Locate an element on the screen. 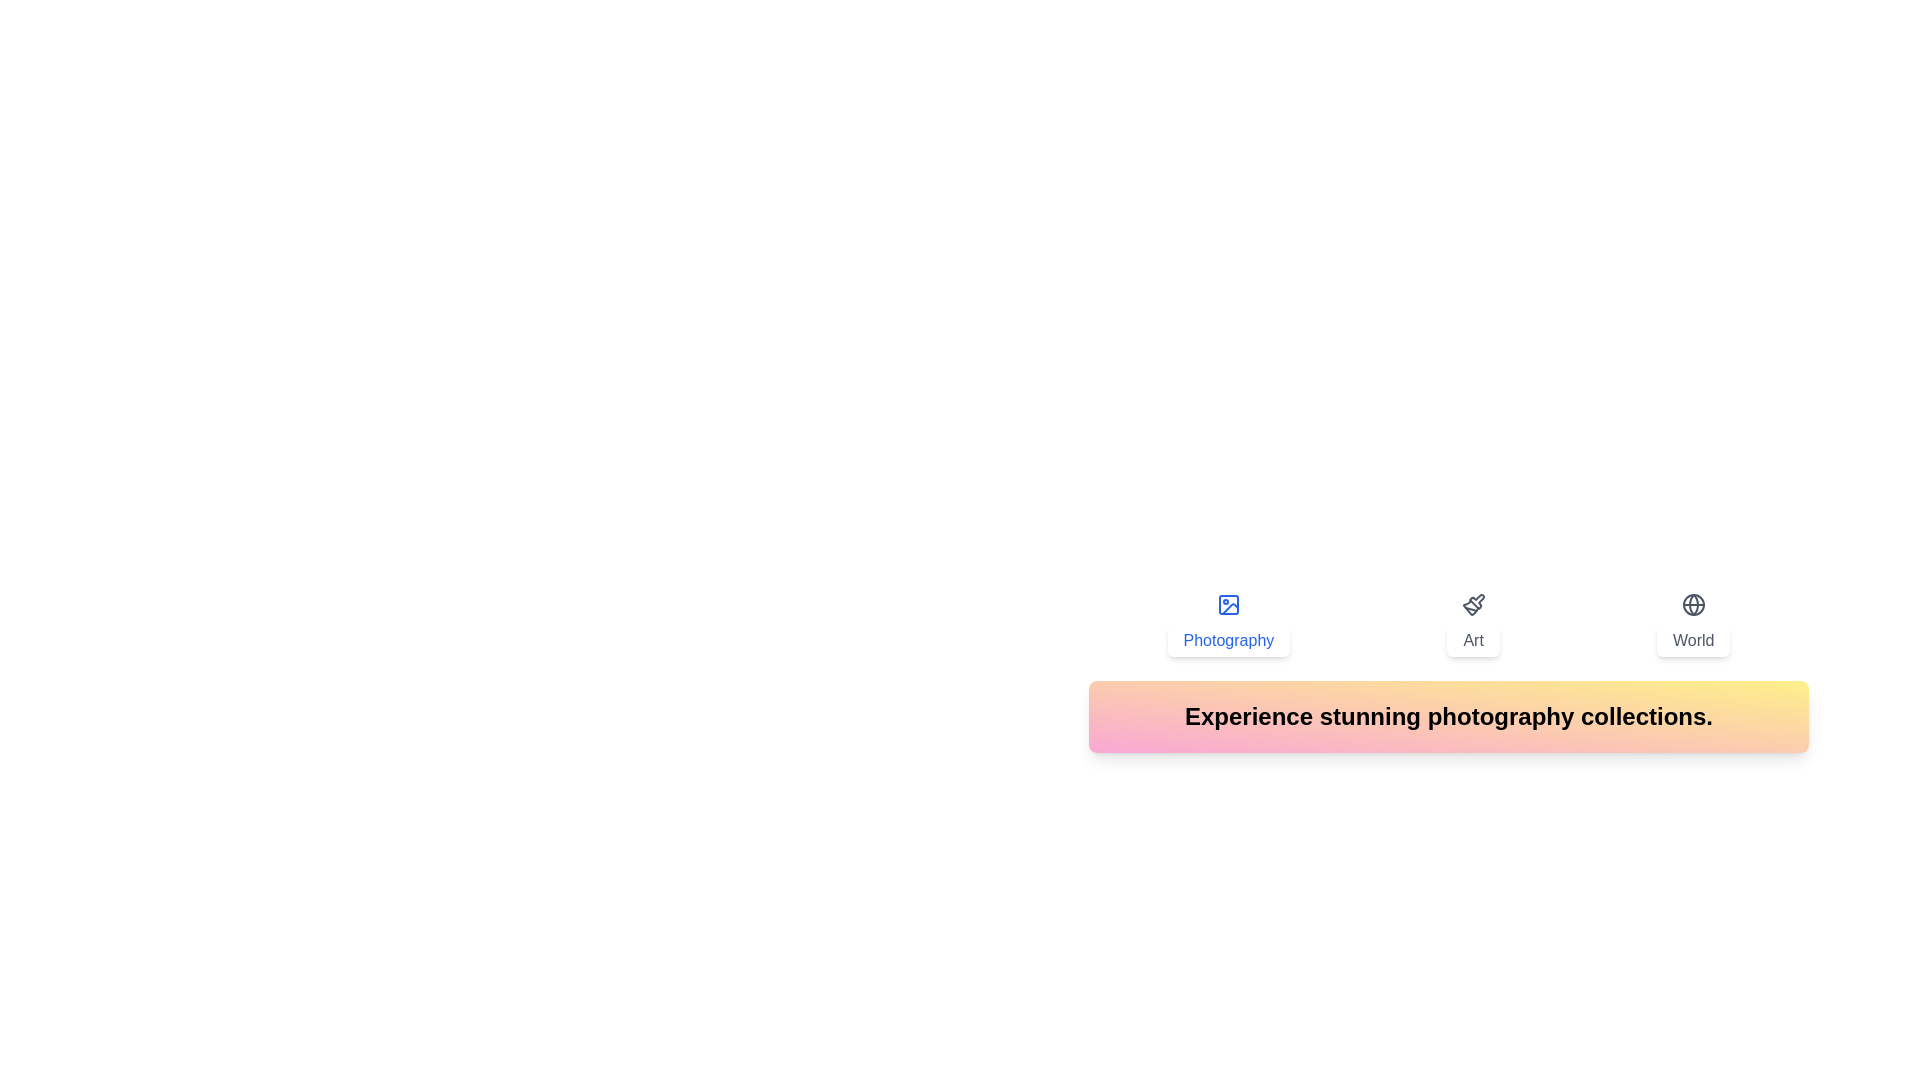 The width and height of the screenshot is (1920, 1080). the tab labeled World is located at coordinates (1692, 623).